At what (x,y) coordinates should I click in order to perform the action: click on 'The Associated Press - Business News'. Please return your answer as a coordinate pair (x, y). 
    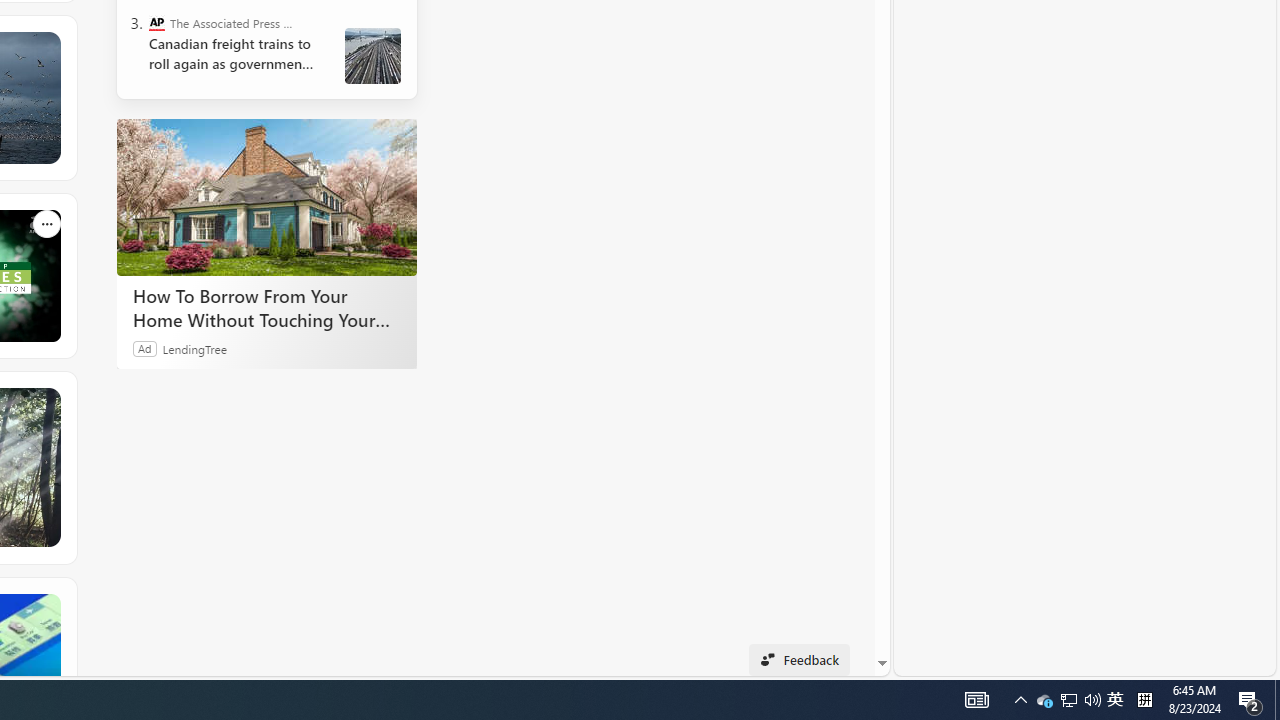
    Looking at the image, I should click on (155, 23).